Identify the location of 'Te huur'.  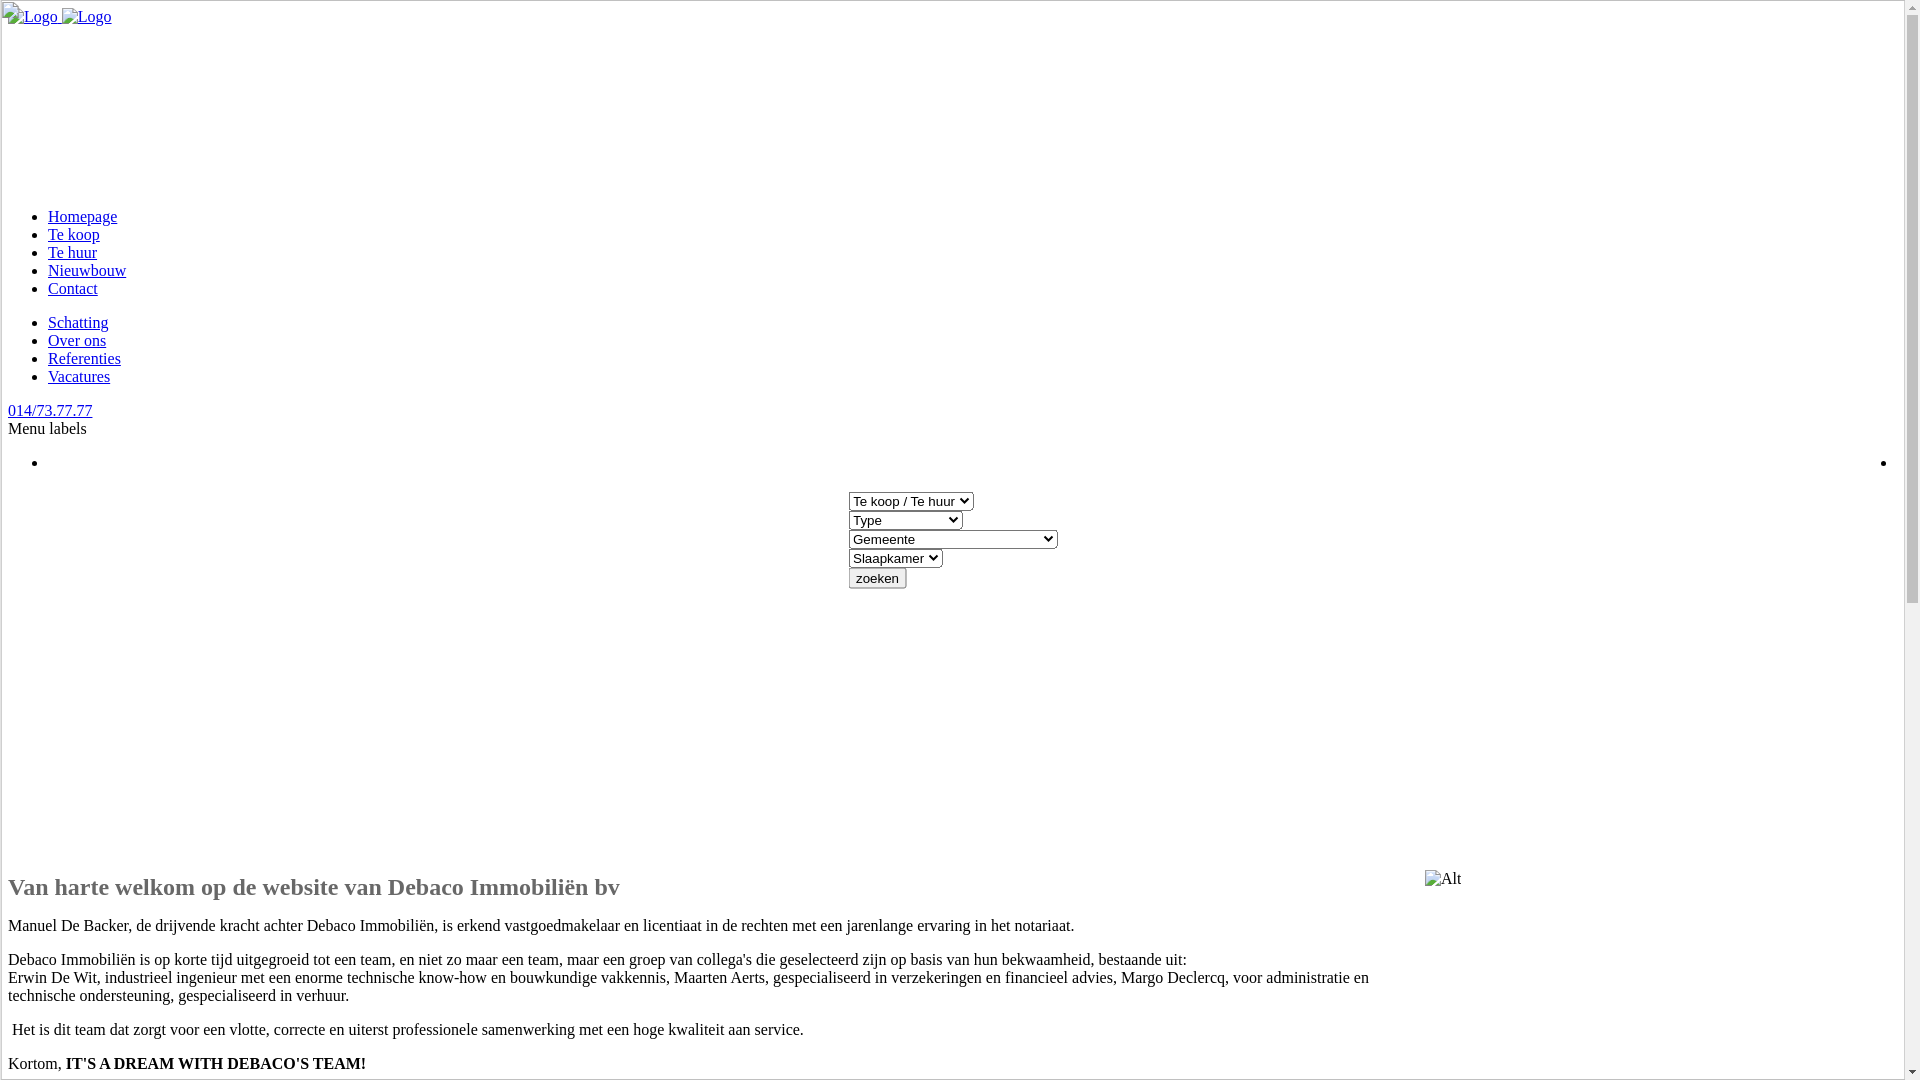
(72, 251).